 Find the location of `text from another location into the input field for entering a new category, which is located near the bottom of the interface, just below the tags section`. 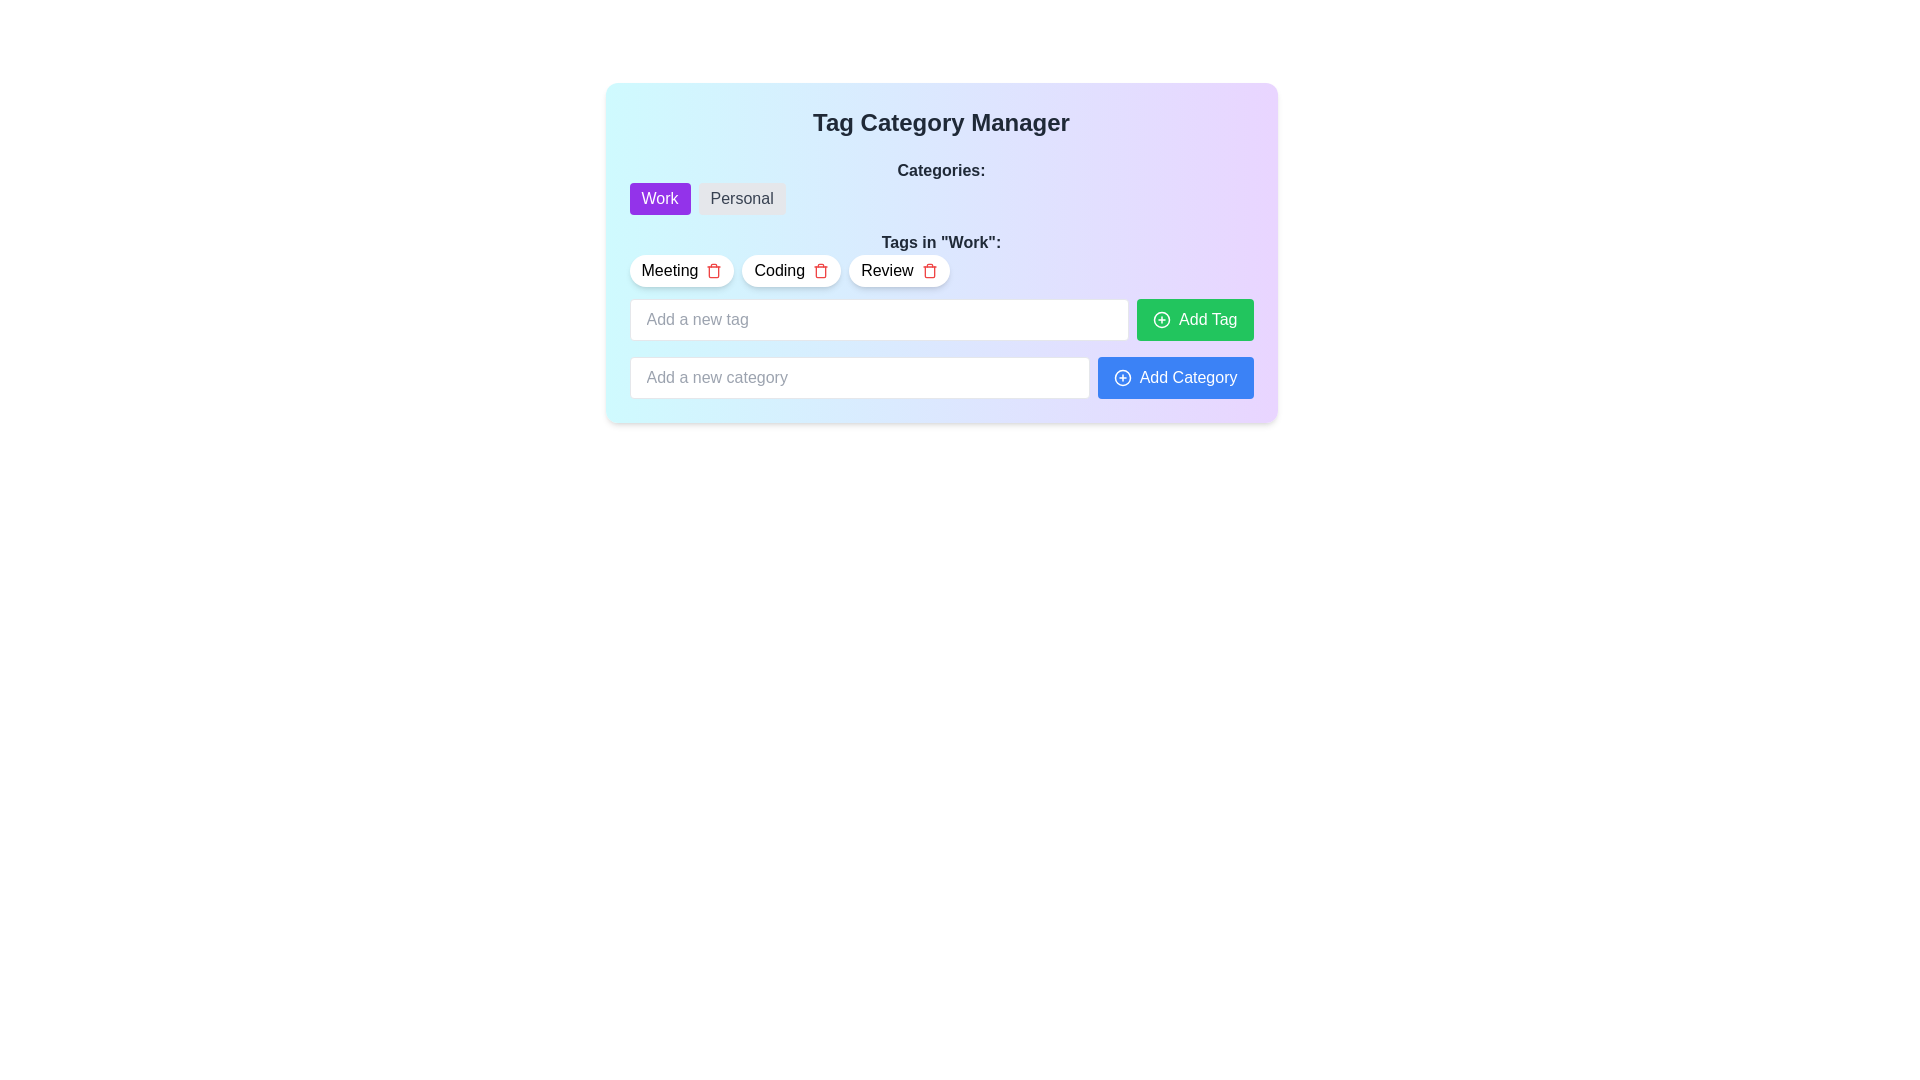

text from another location into the input field for entering a new category, which is located near the bottom of the interface, just below the tags section is located at coordinates (940, 378).